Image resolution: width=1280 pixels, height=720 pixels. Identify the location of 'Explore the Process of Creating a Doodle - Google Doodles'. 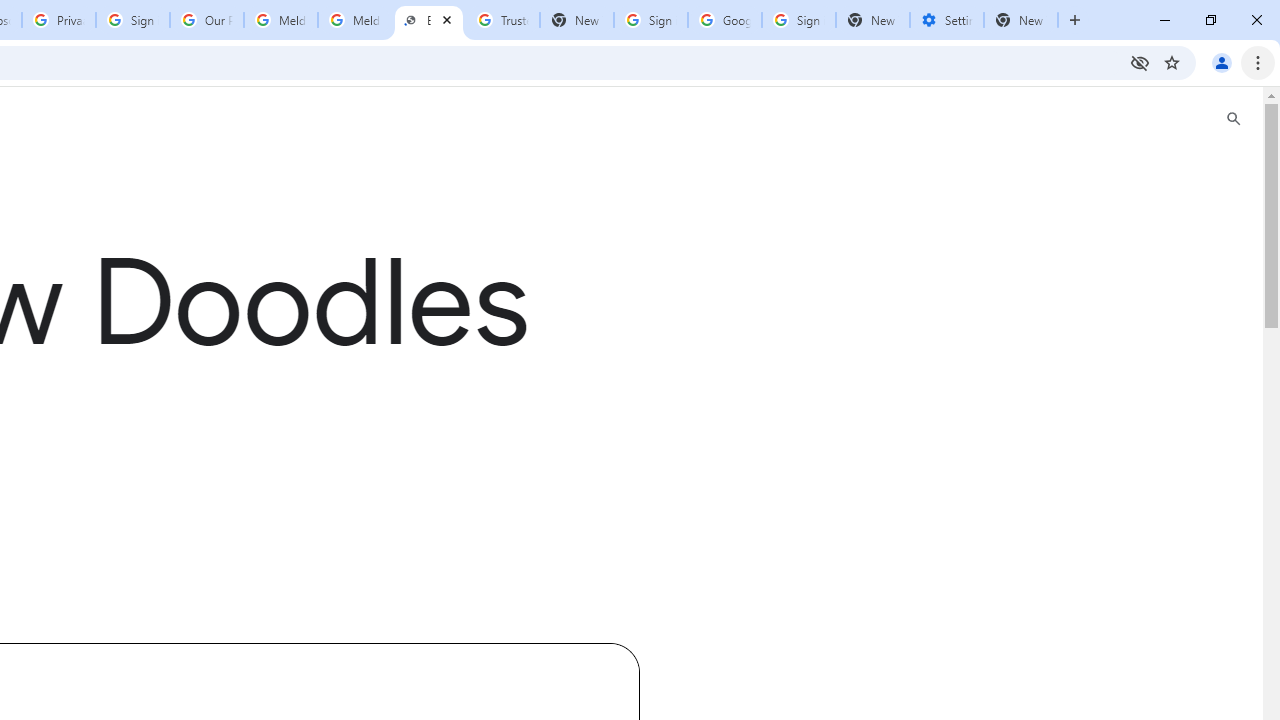
(427, 20).